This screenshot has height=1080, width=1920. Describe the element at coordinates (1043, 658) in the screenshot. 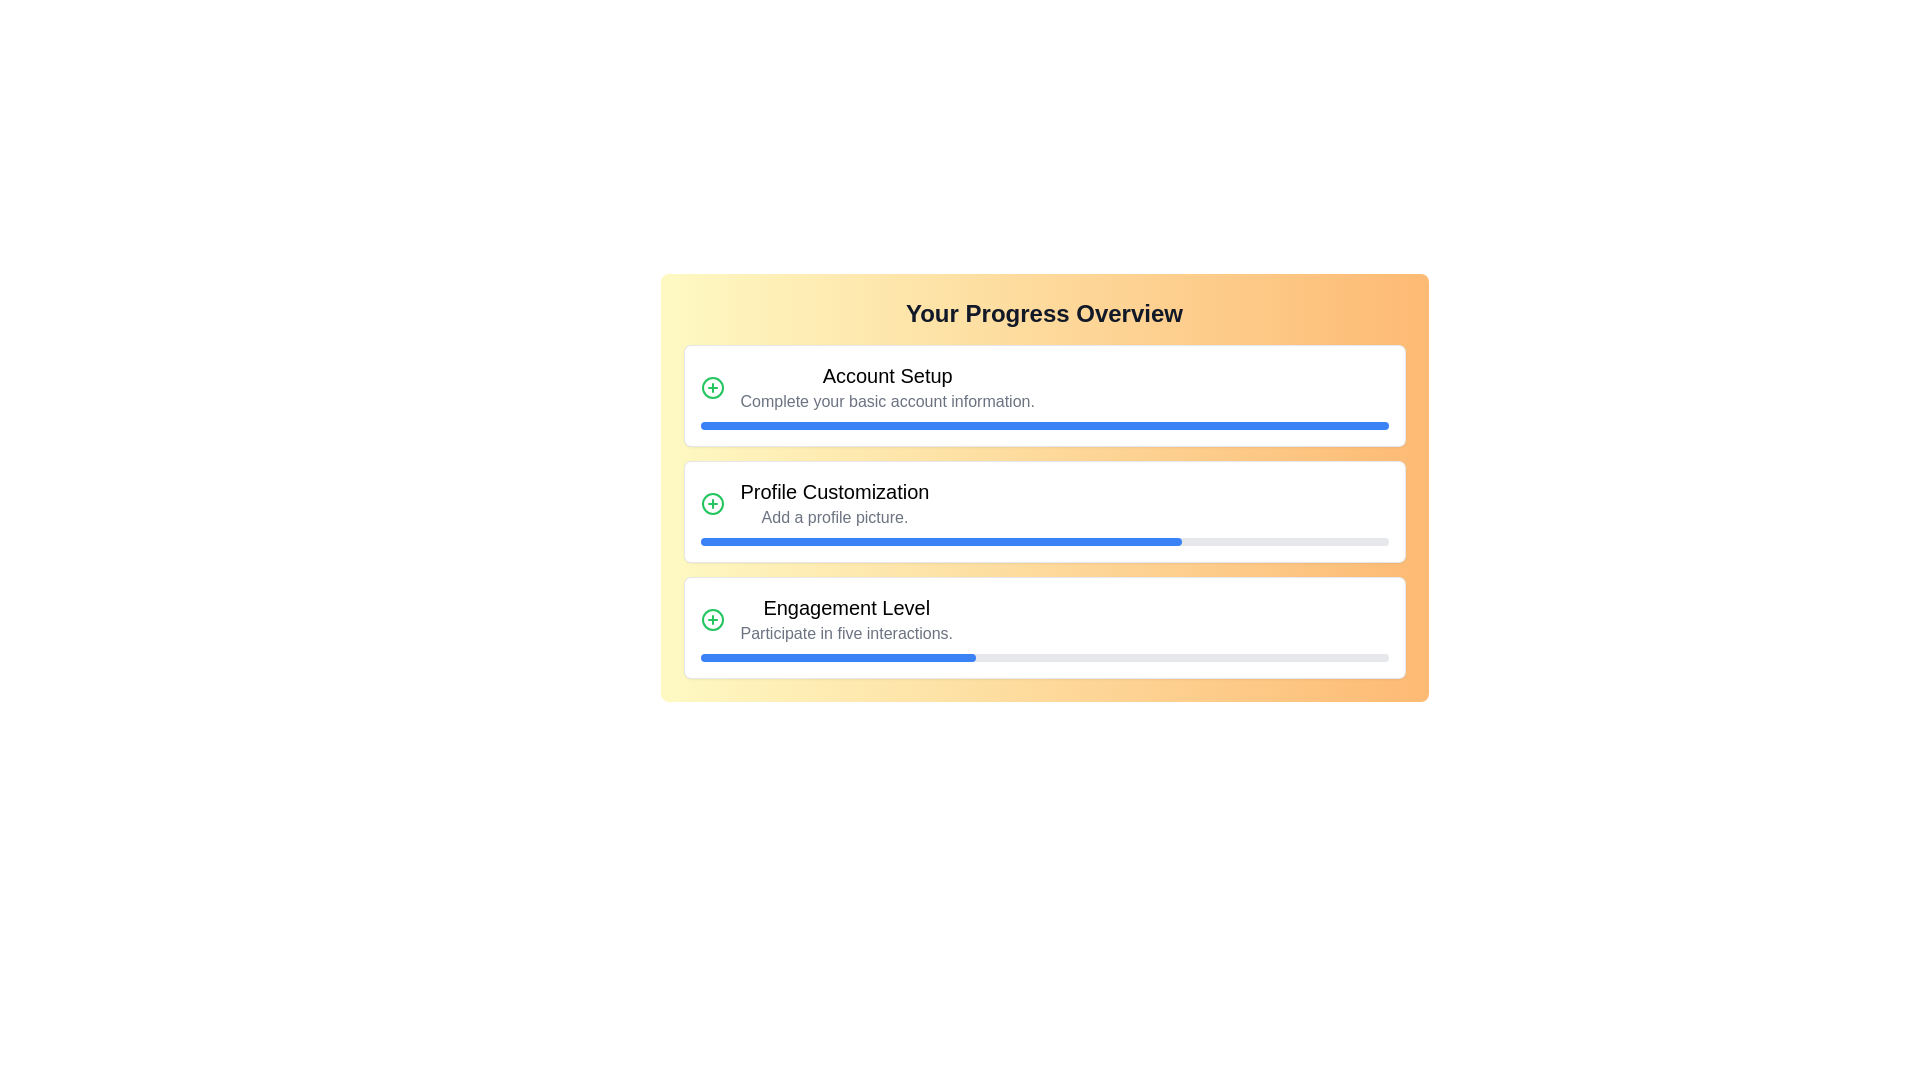

I see `the Progress Bar representing the 'Engagement Level' located within the 'Engagement Level' card at the bottom of the progress overview section, just below the text 'Participate in five interactions.'` at that location.